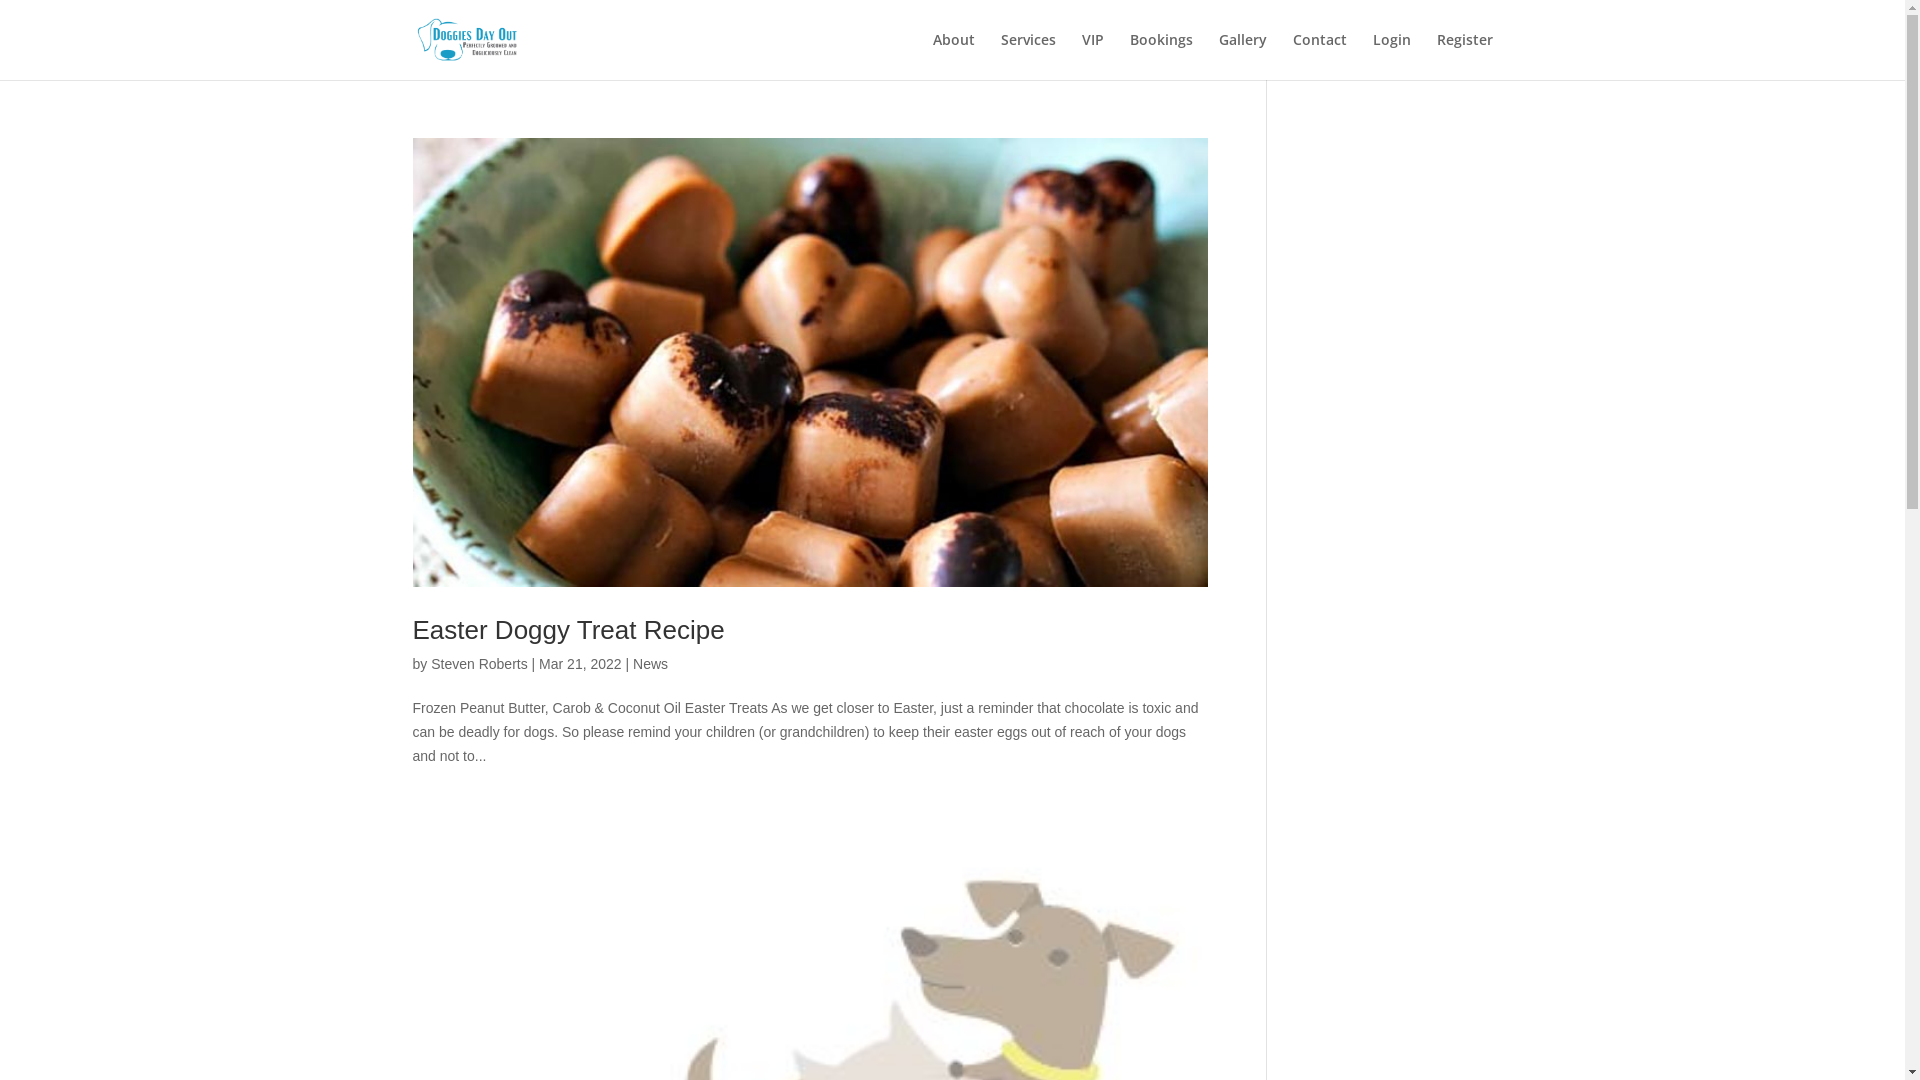  What do you see at coordinates (1027, 55) in the screenshot?
I see `'Services'` at bounding box center [1027, 55].